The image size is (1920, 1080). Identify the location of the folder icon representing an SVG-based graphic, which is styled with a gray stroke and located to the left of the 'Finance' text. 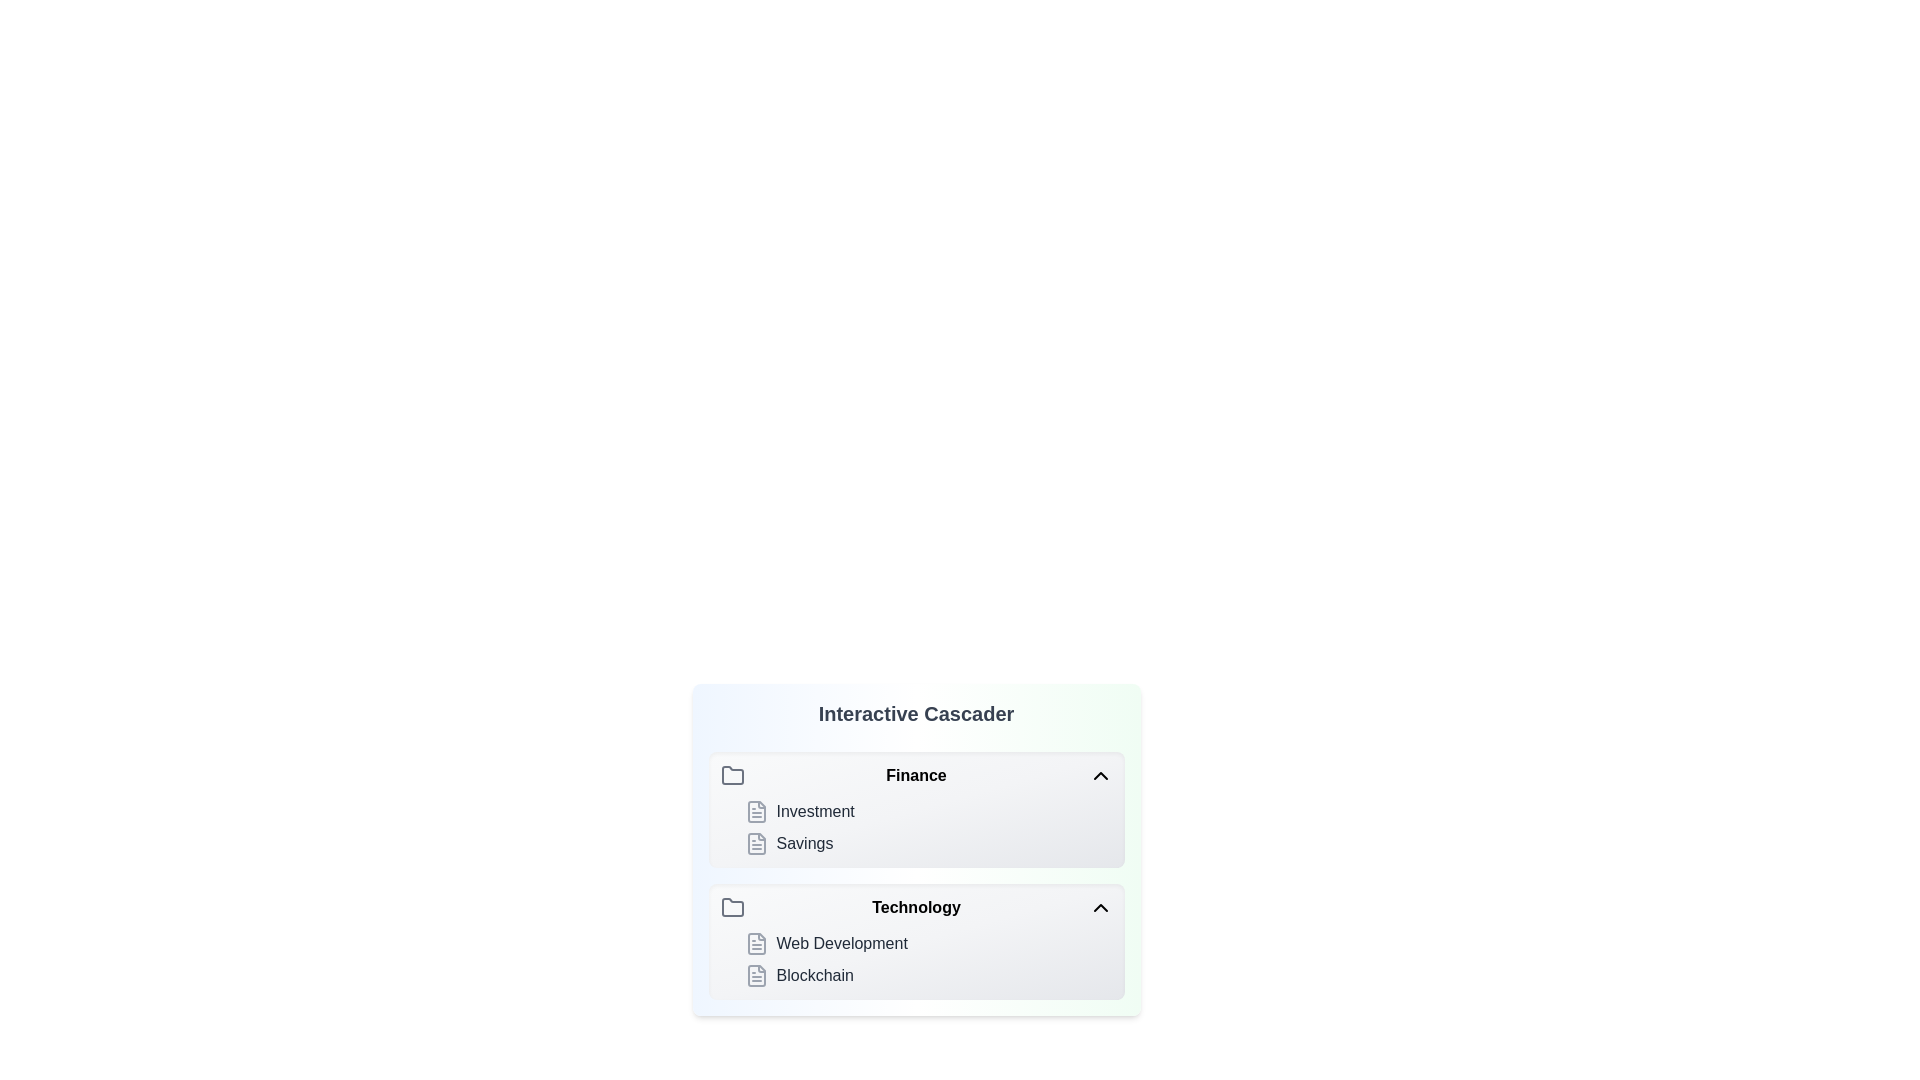
(731, 774).